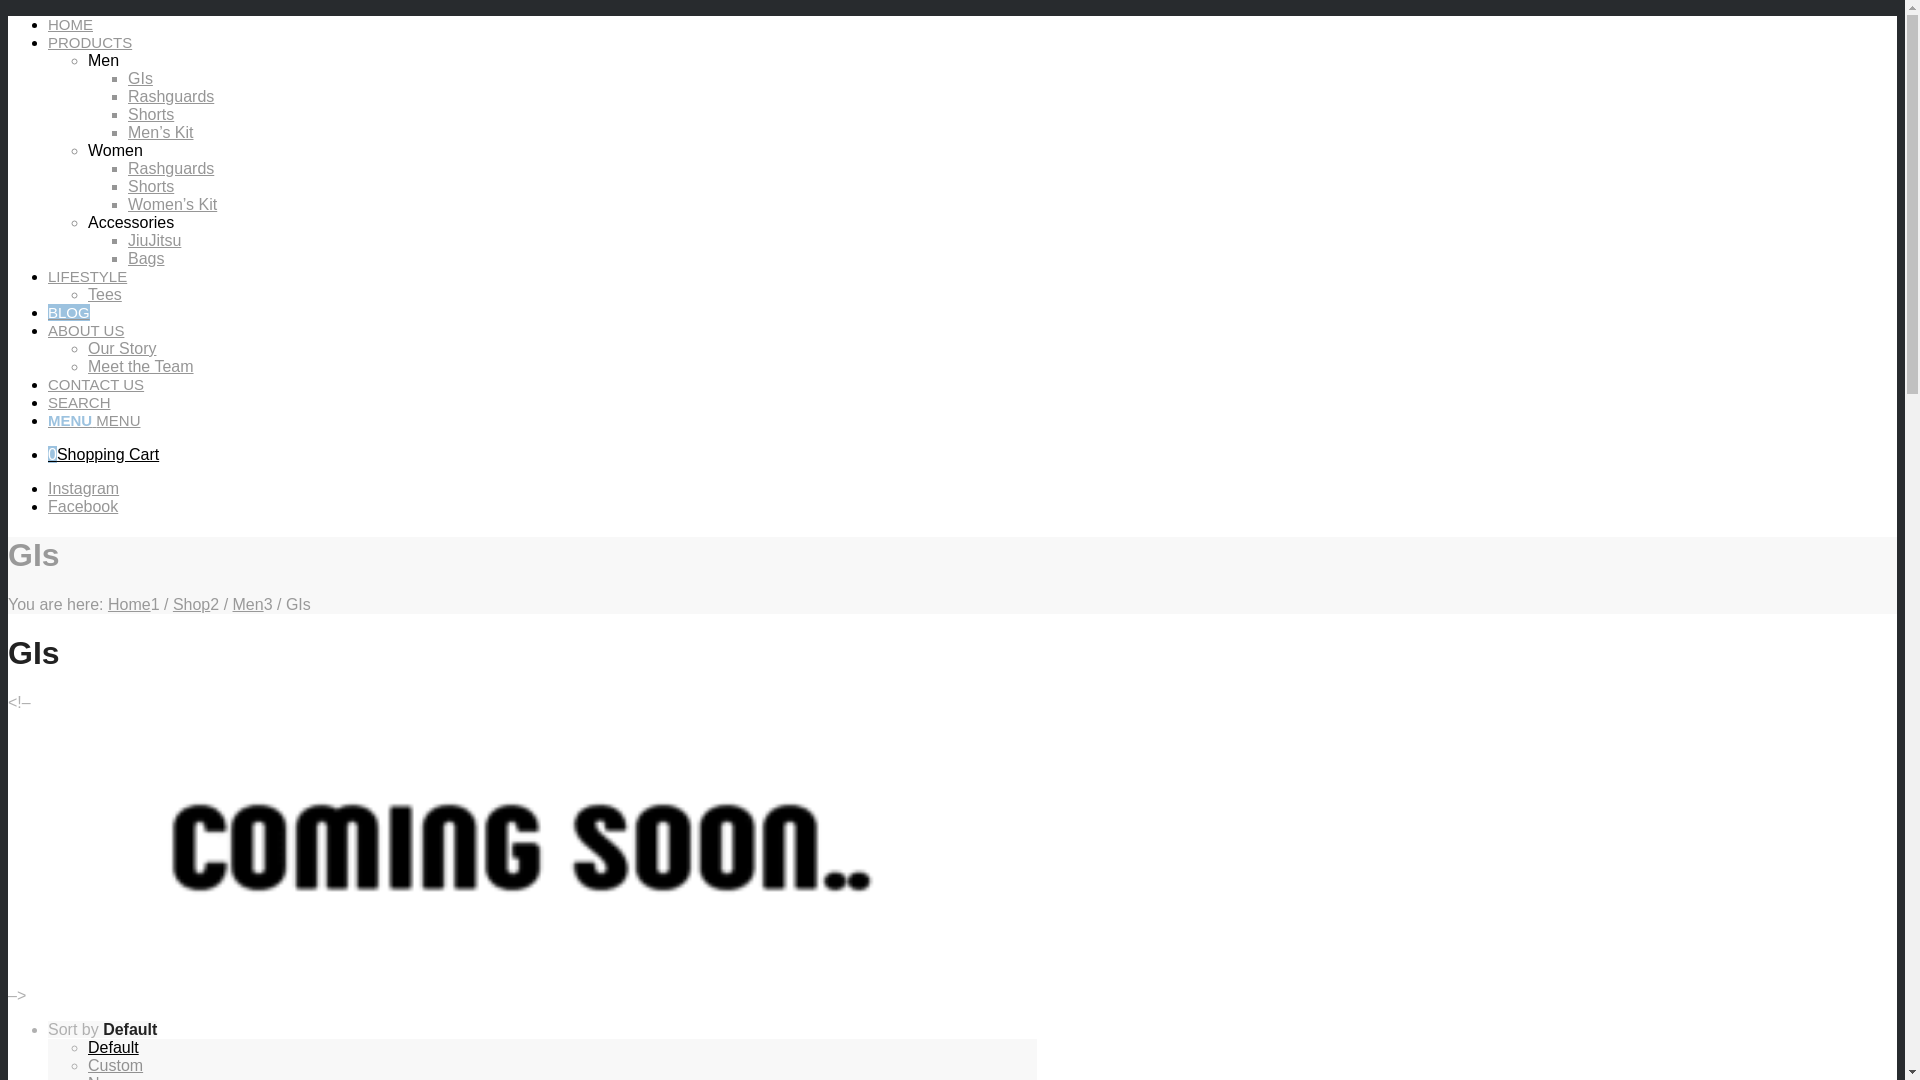 The image size is (1920, 1080). Describe the element at coordinates (191, 603) in the screenshot. I see `'Shop'` at that location.